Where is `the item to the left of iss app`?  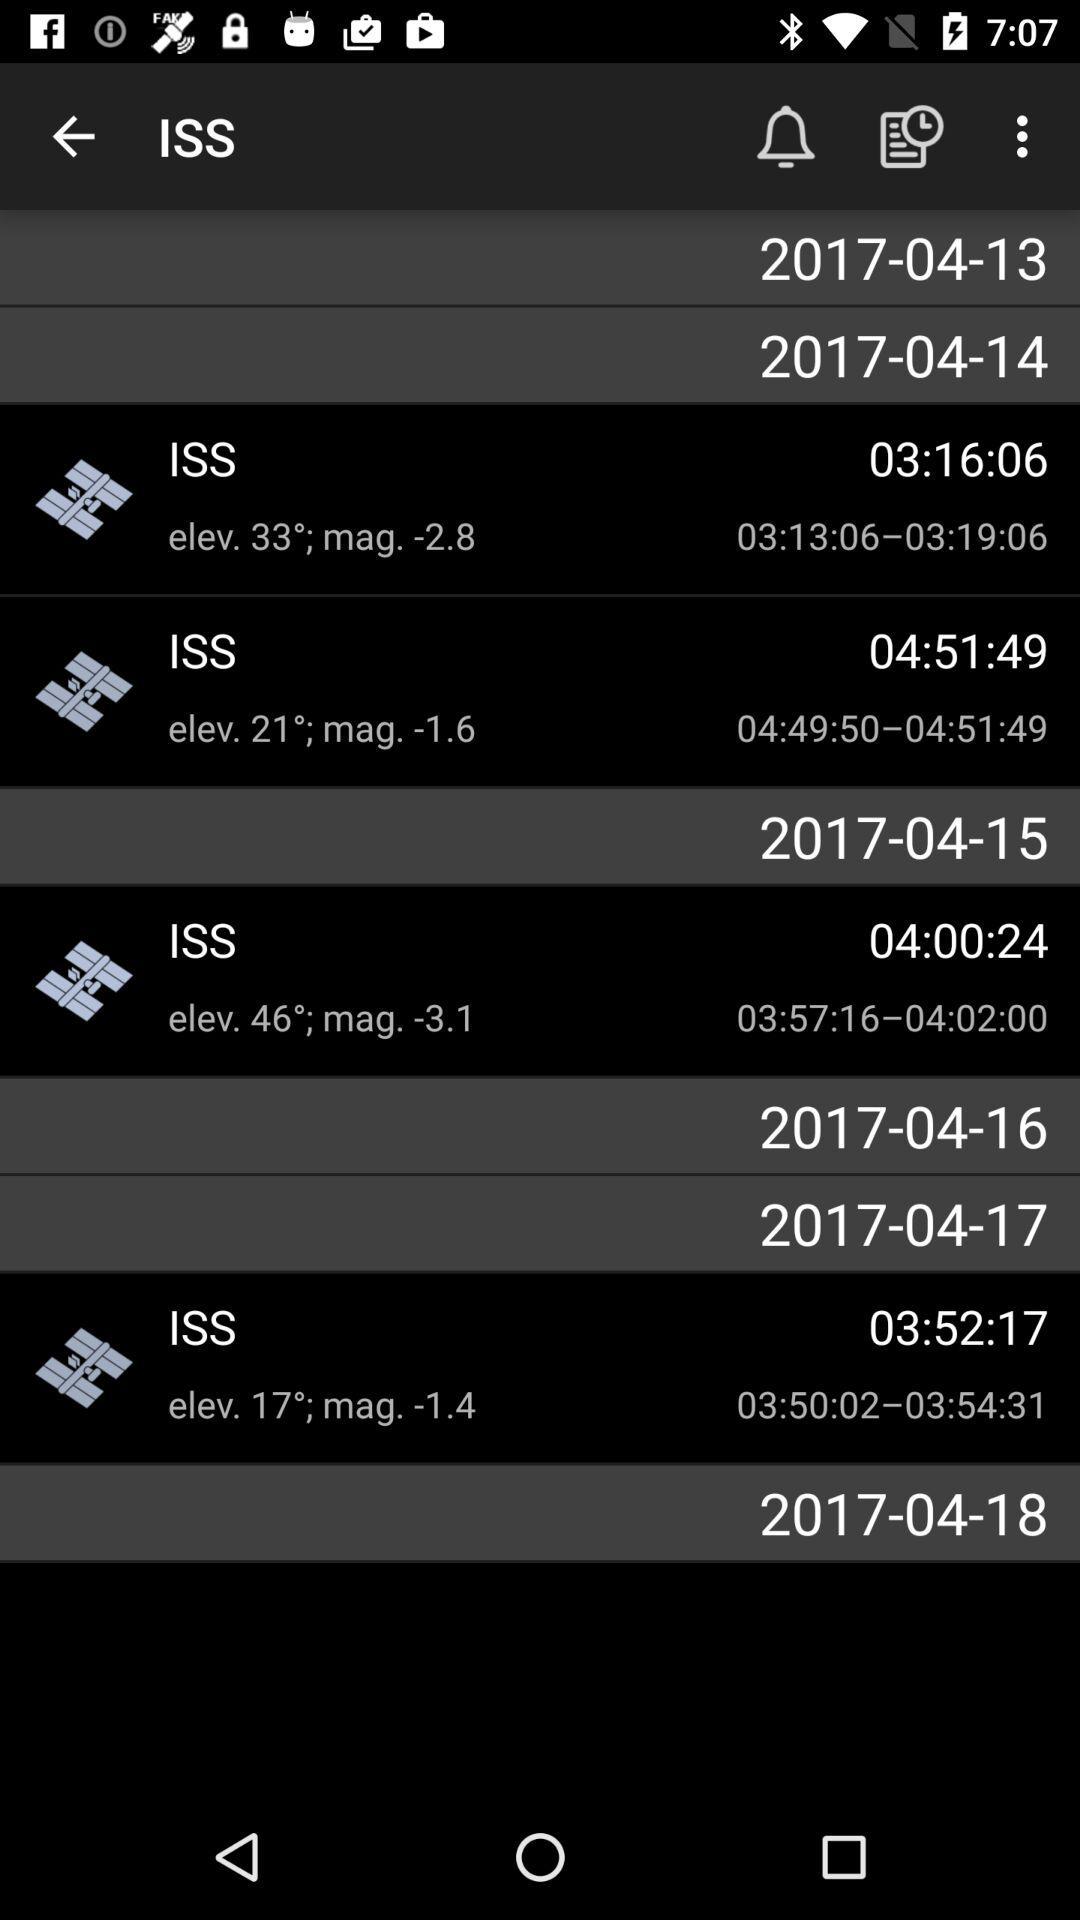
the item to the left of iss app is located at coordinates (72, 135).